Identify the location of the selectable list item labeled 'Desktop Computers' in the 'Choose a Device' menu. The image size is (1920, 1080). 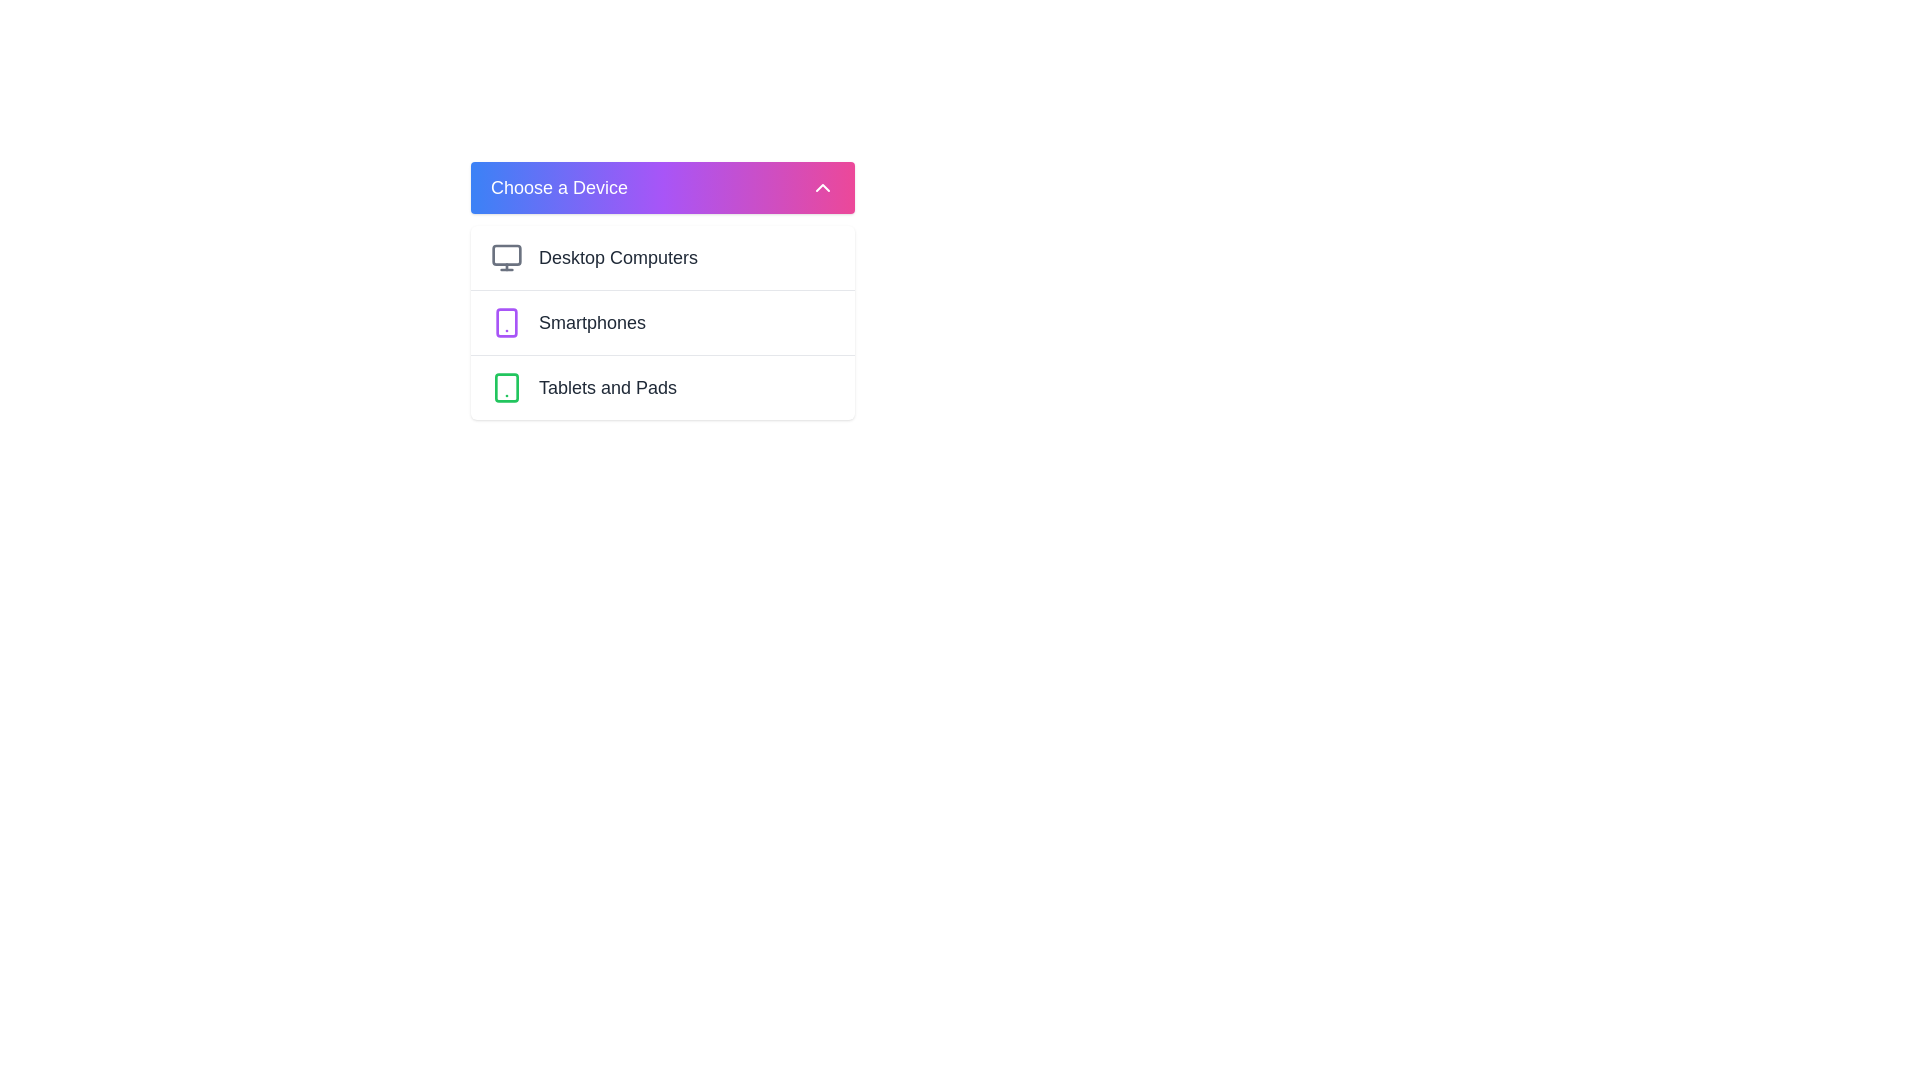
(662, 257).